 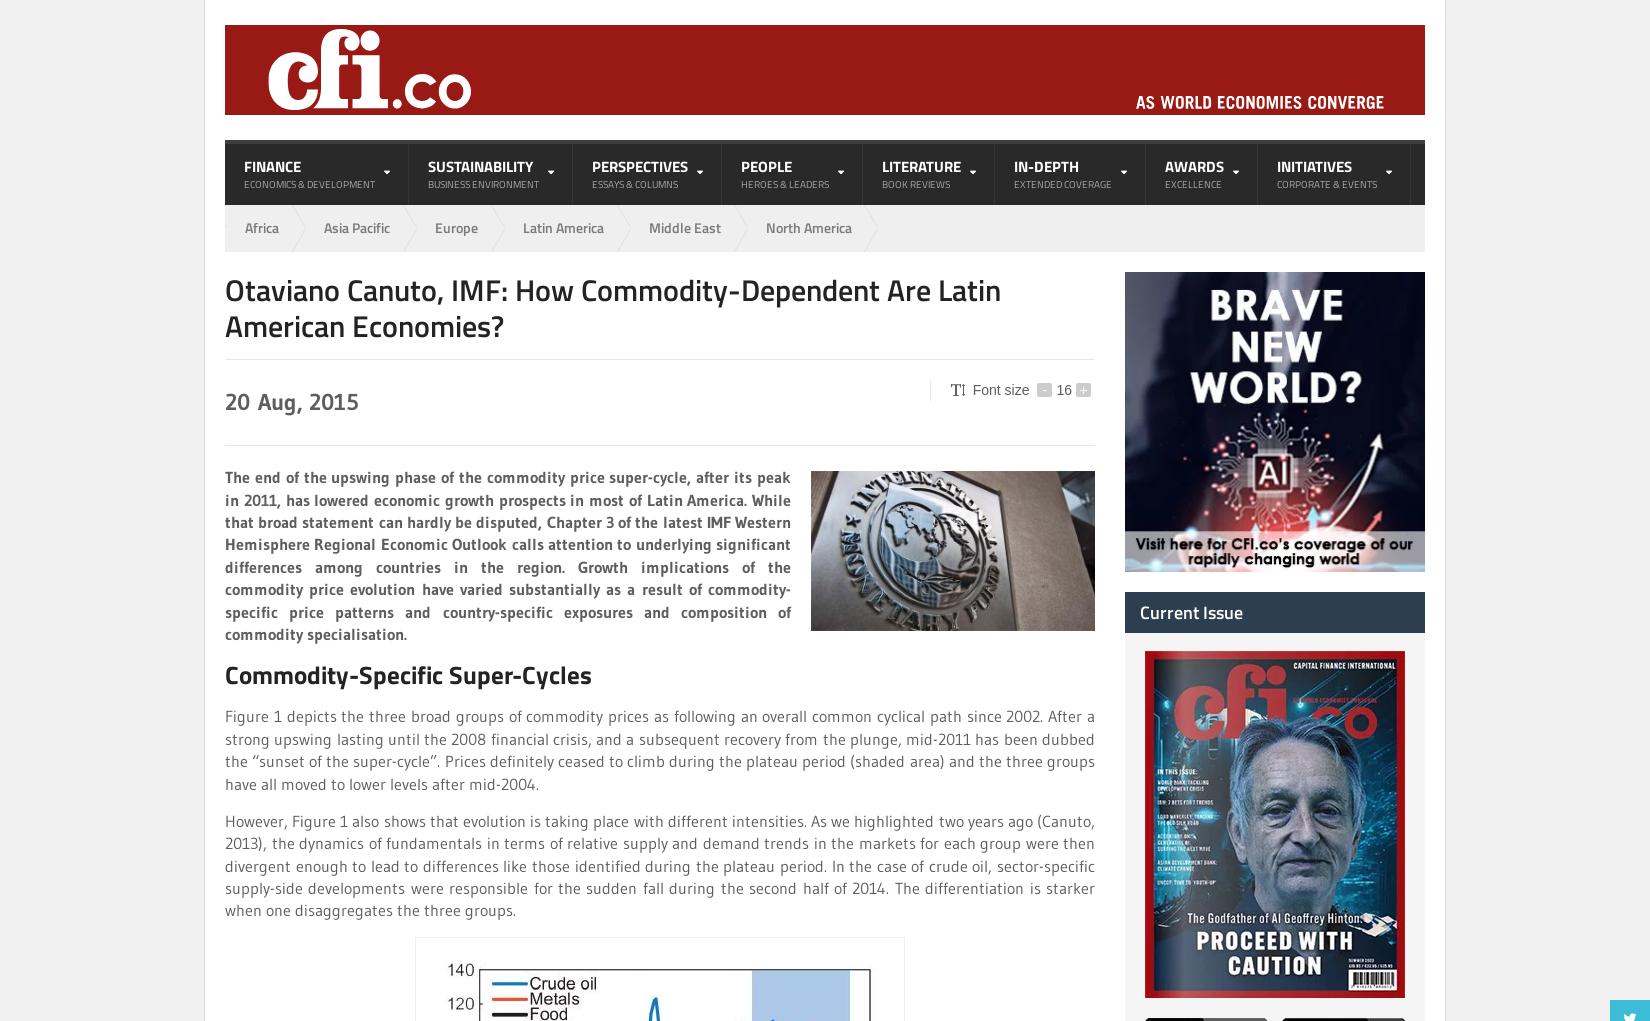 I want to click on '20', so click(x=225, y=400).